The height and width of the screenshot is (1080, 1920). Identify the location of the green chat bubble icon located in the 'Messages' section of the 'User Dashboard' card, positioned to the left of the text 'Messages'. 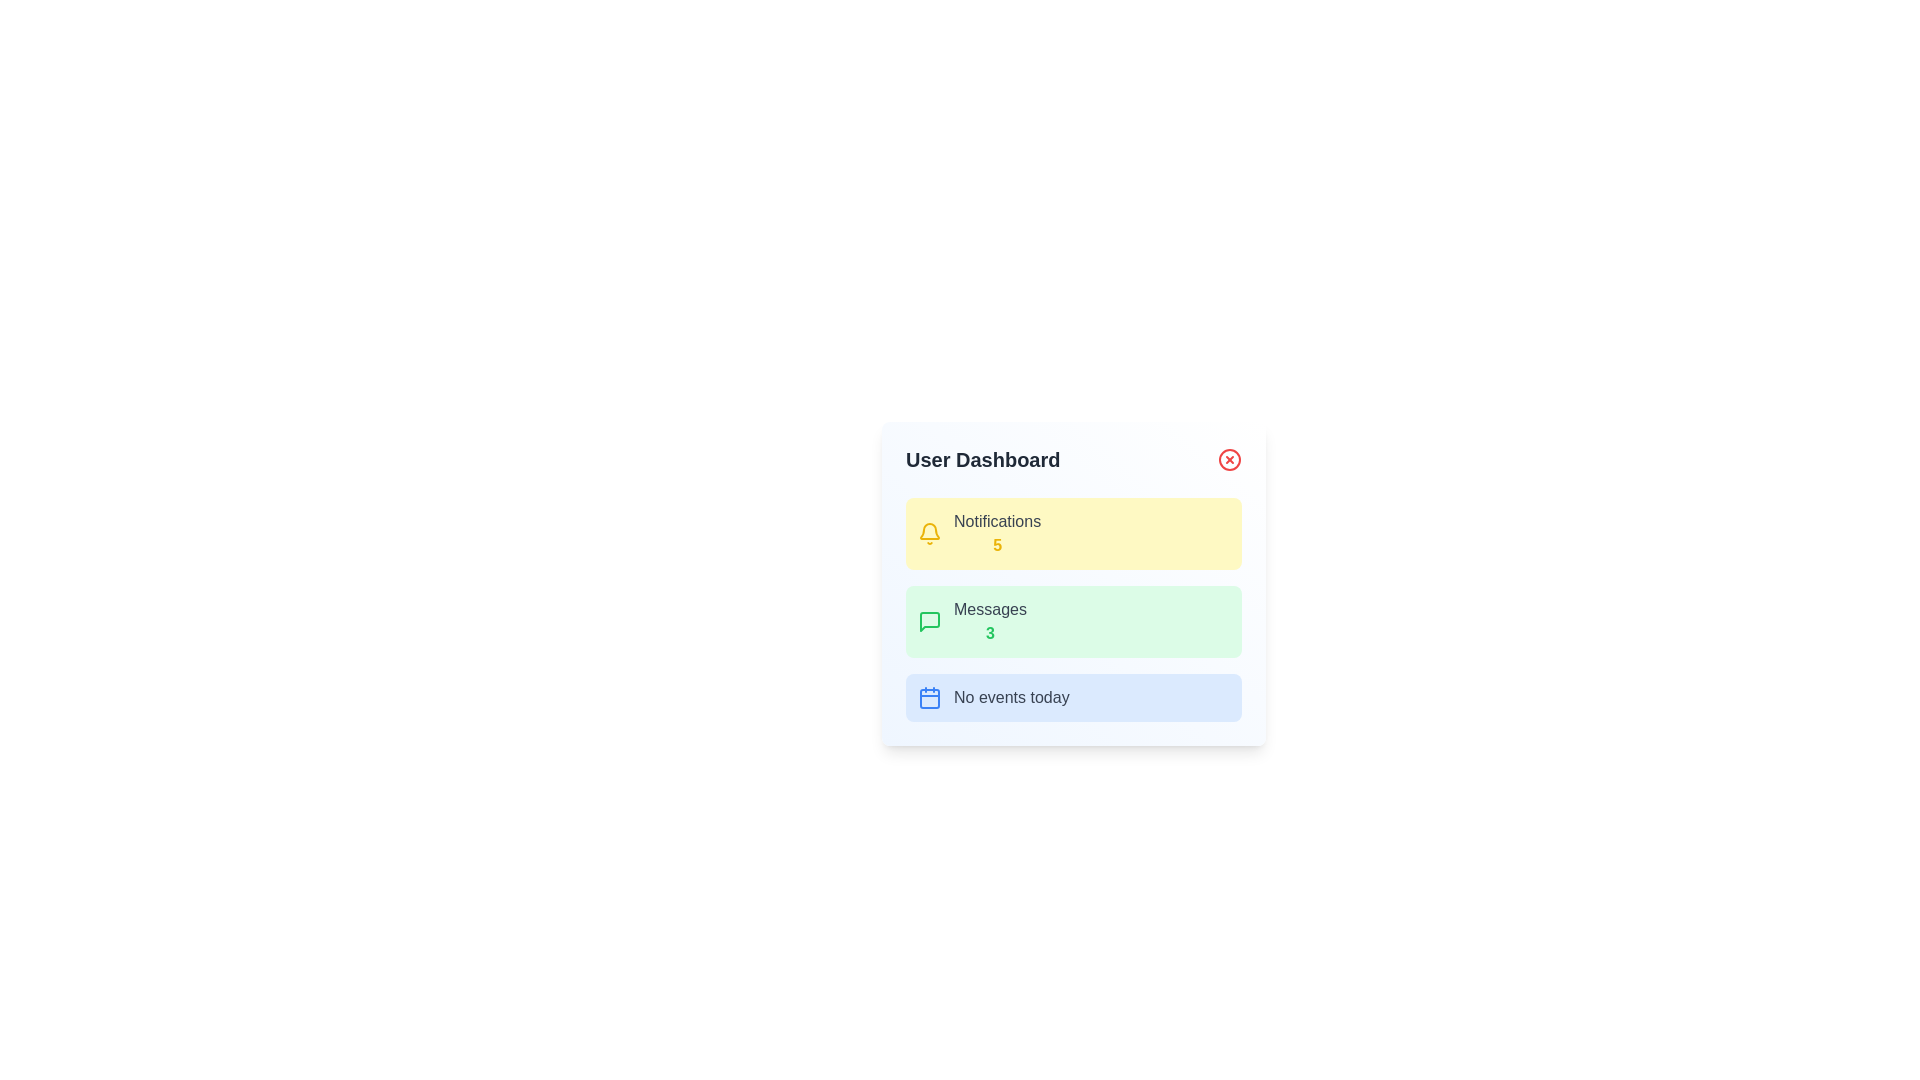
(929, 620).